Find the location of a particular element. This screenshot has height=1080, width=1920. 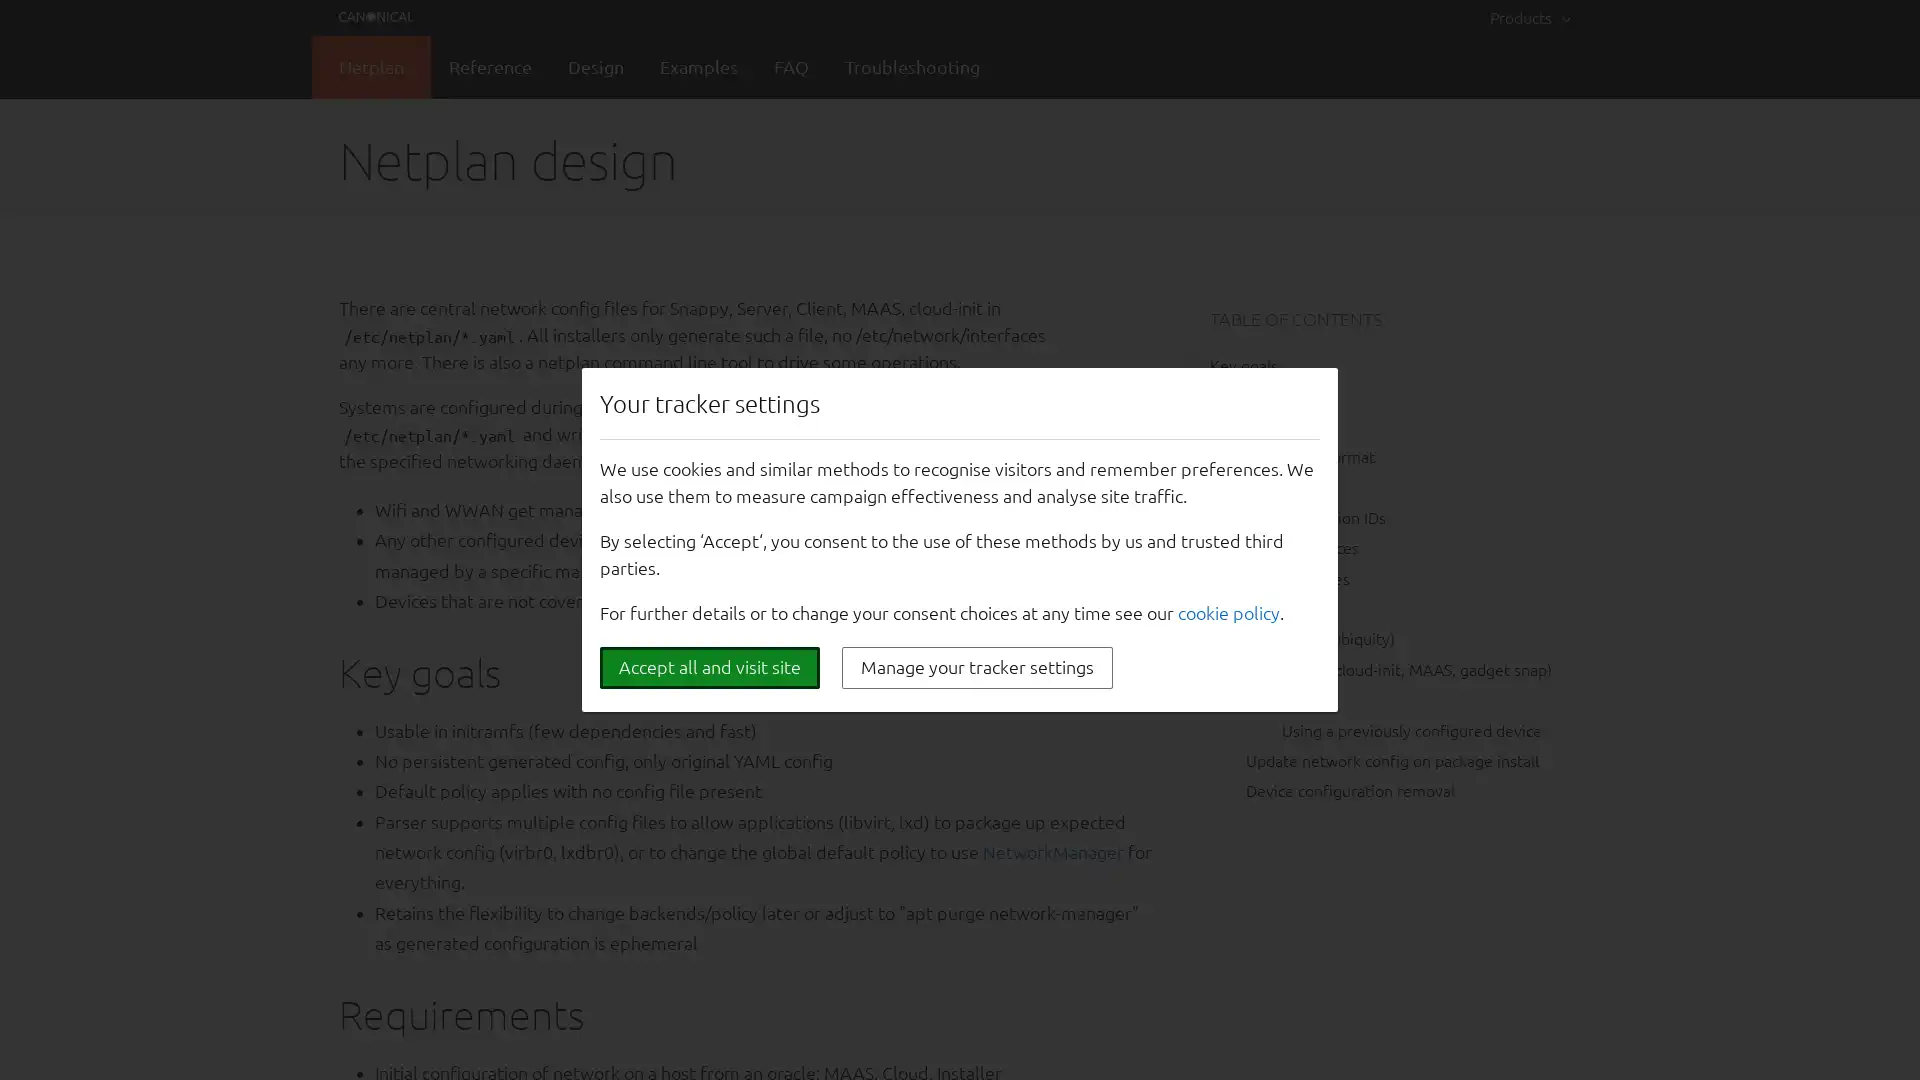

Manage your tracker settings is located at coordinates (977, 667).